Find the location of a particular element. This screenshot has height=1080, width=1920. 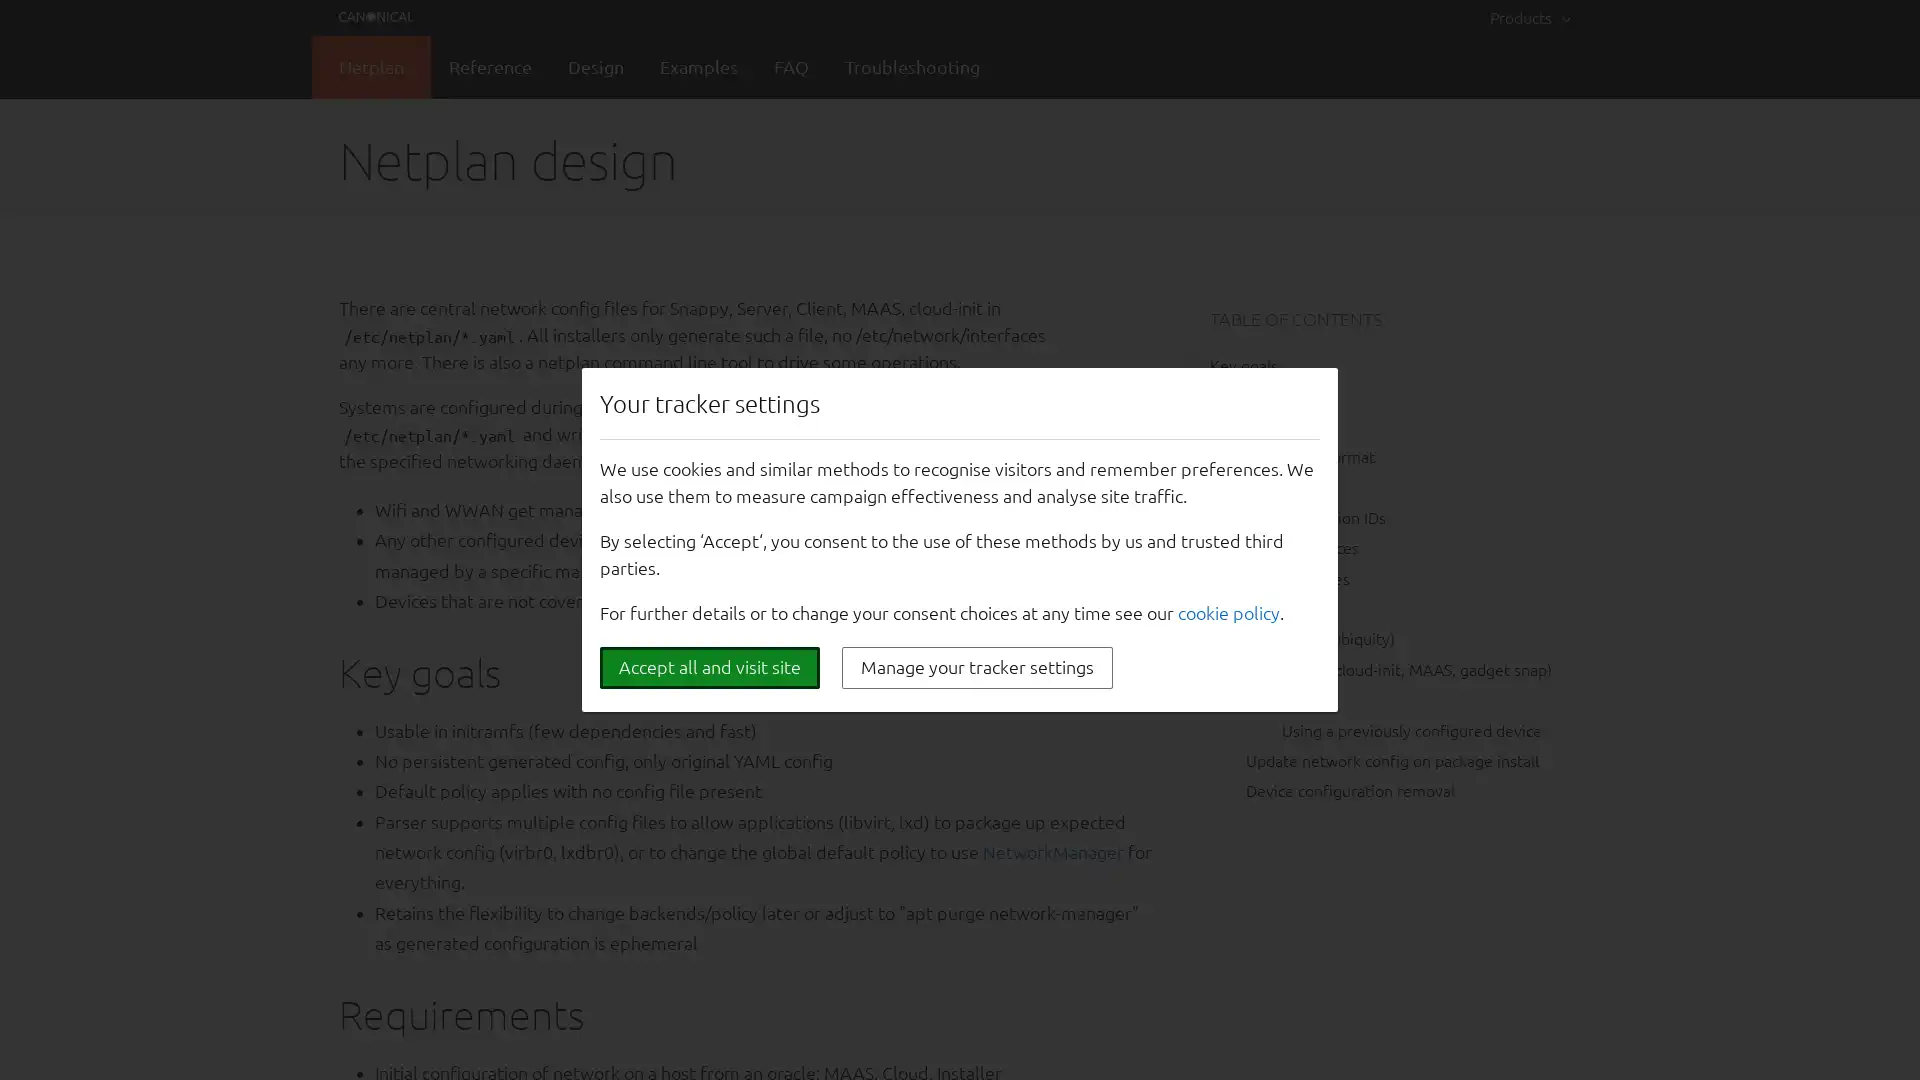

Manage your tracker settings is located at coordinates (977, 667).